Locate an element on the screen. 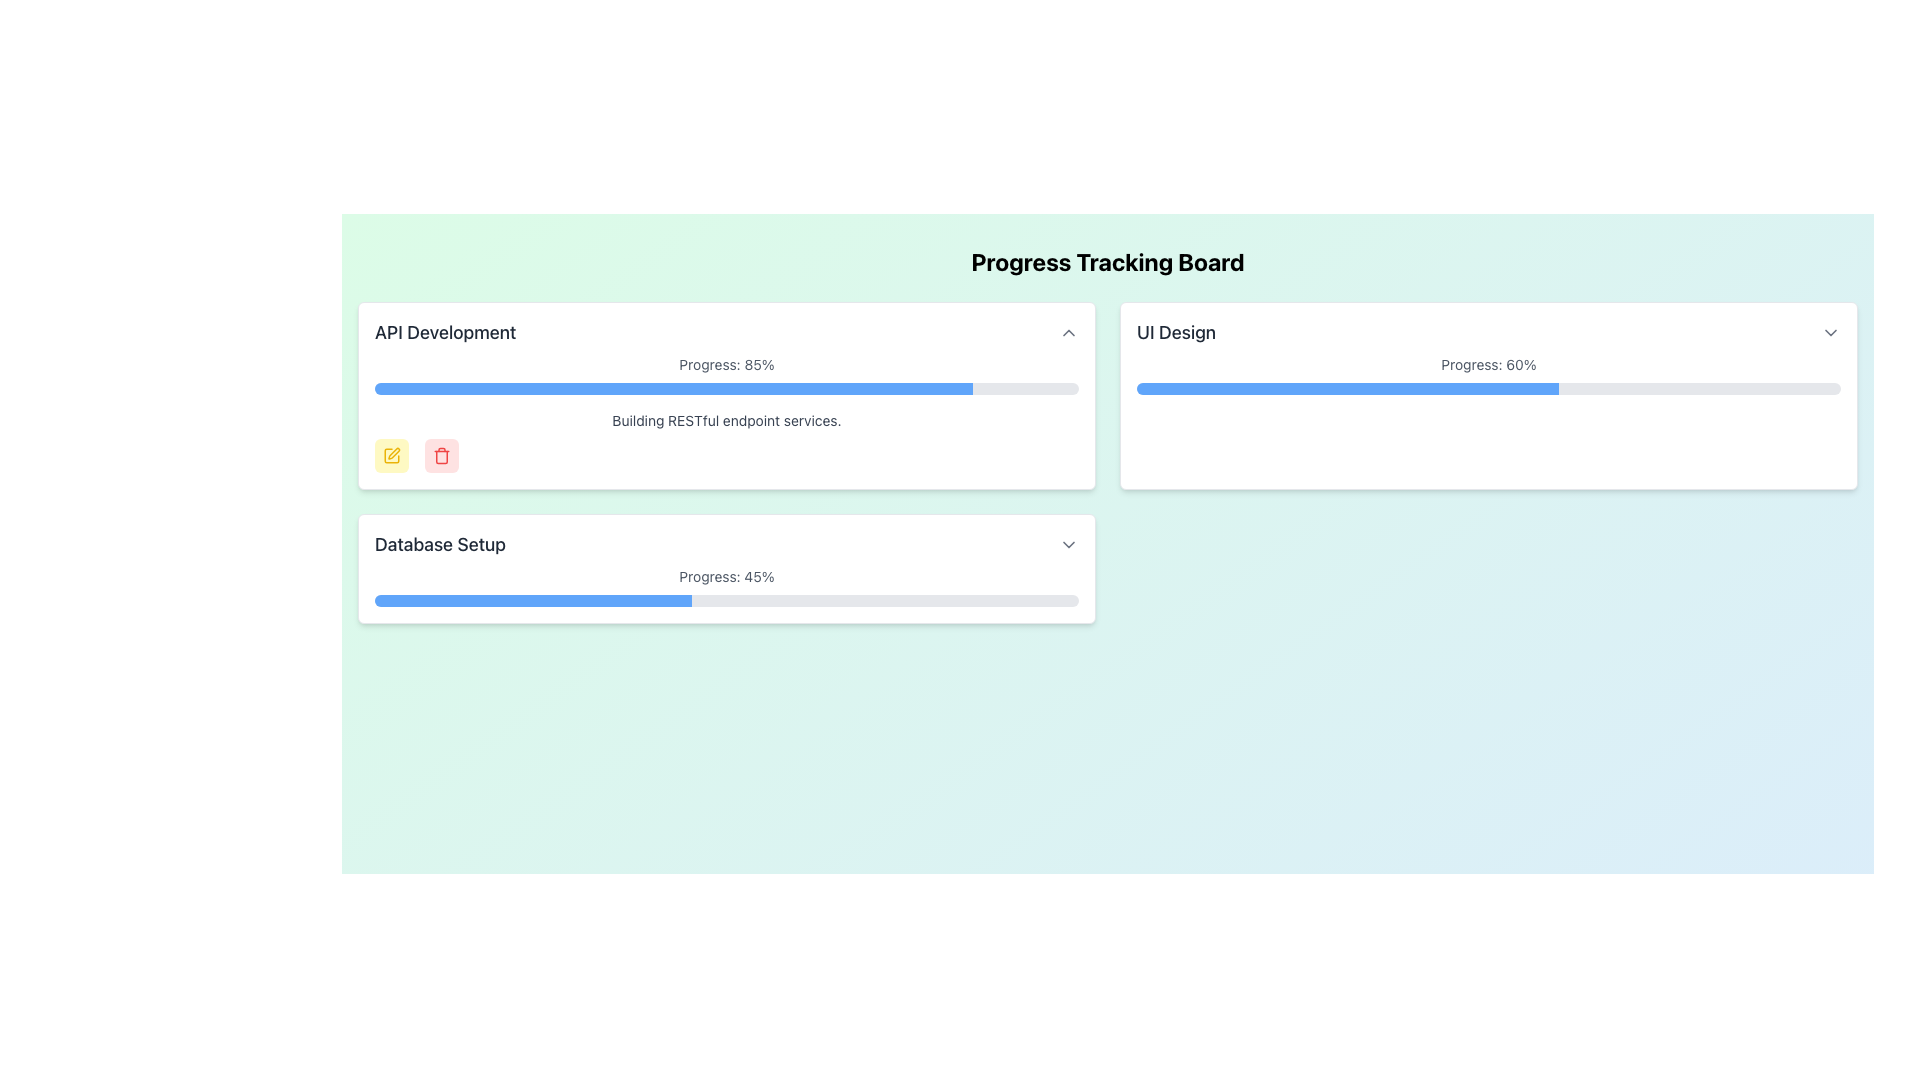 The height and width of the screenshot is (1080, 1920). the progress bar is located at coordinates (387, 600).